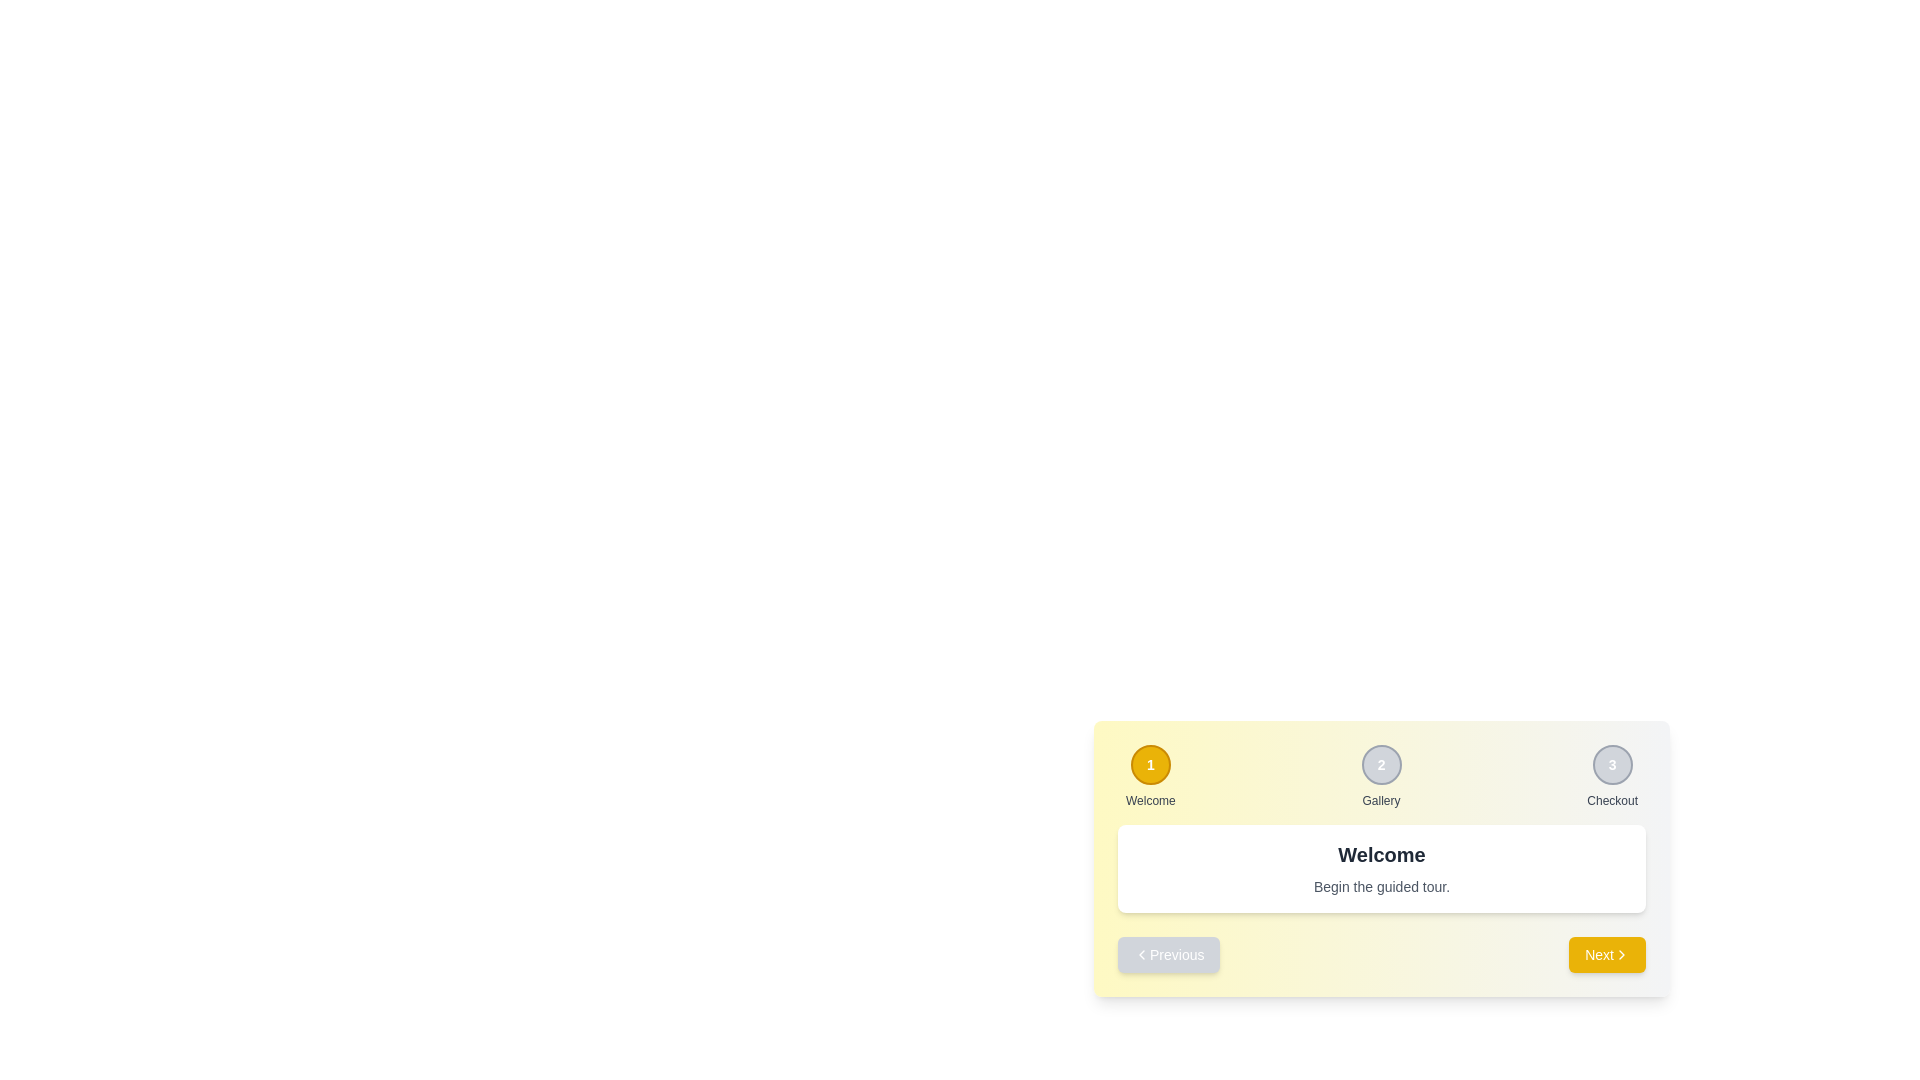 The image size is (1920, 1080). What do you see at coordinates (1381, 886) in the screenshot?
I see `the static text label displaying 'Begin the guided tour.' which is located below the 'Welcome' header in a light card interface` at bounding box center [1381, 886].